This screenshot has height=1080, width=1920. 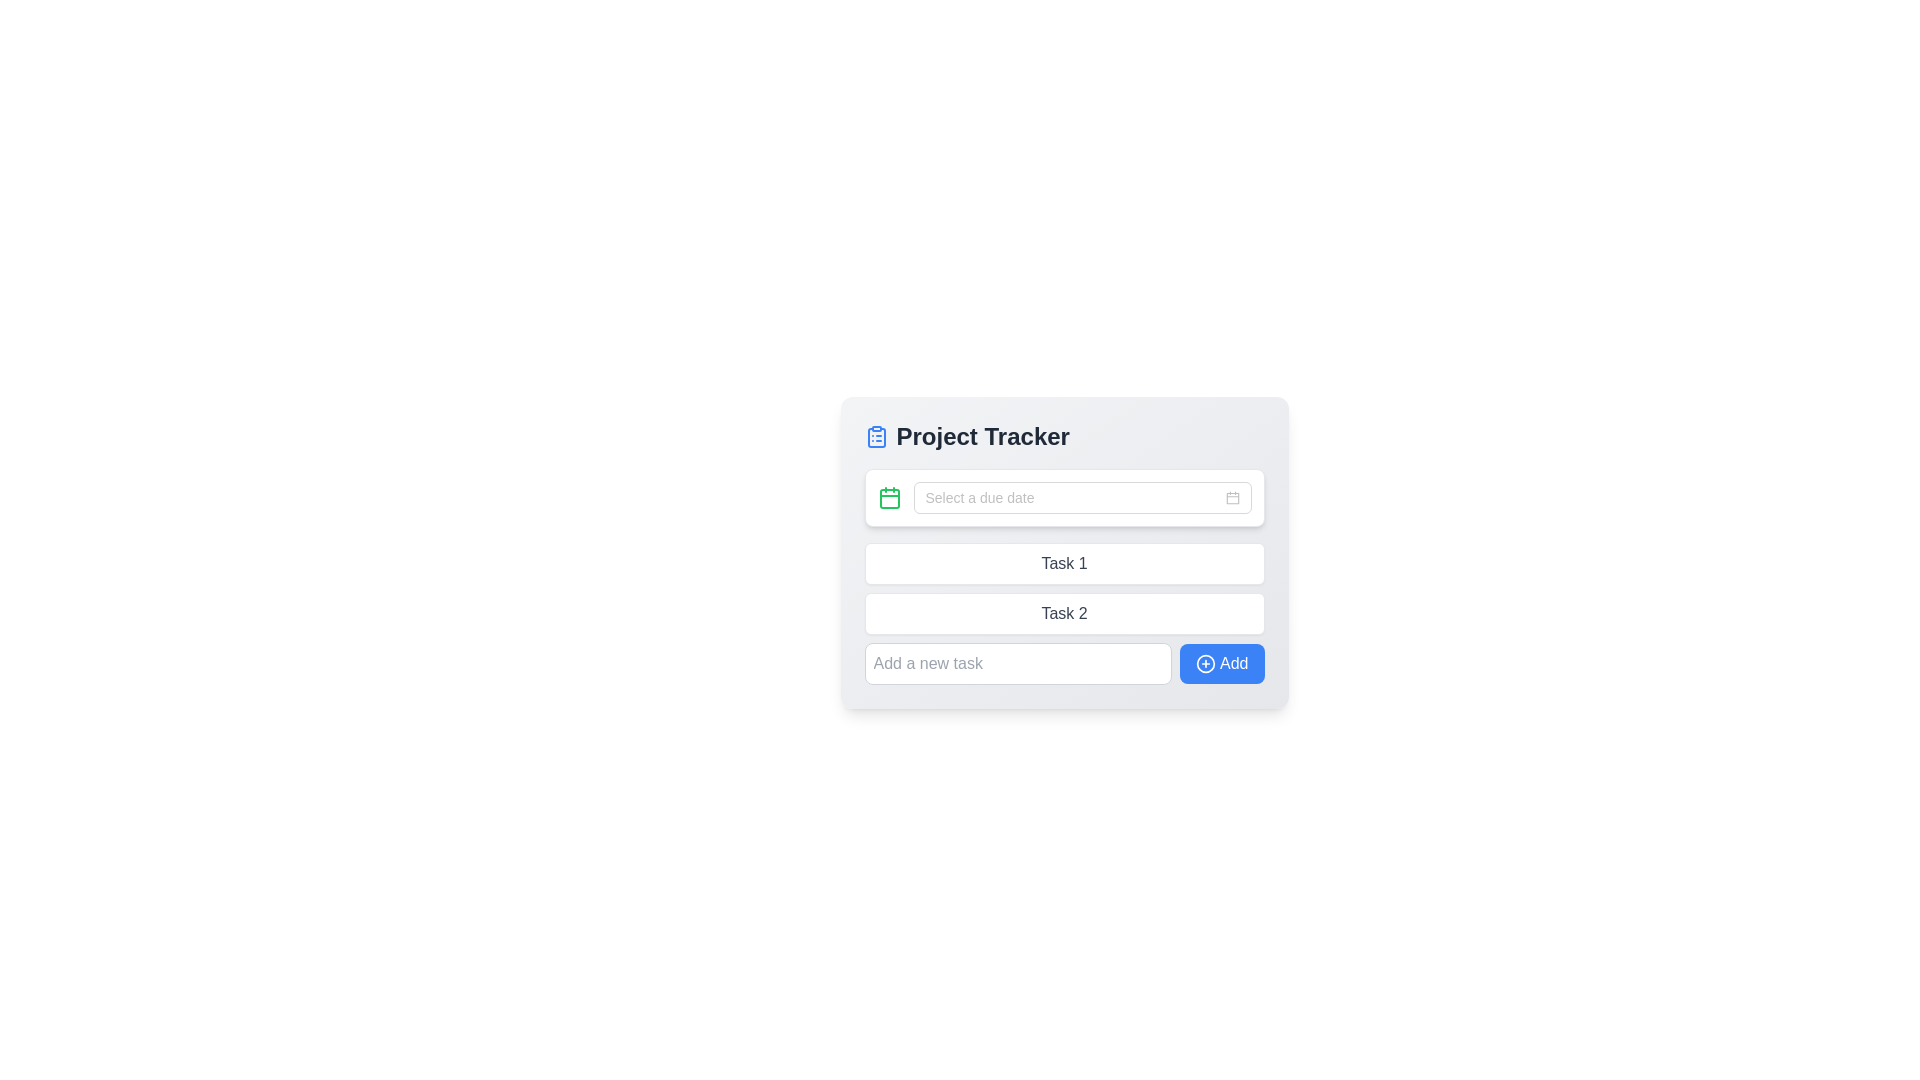 I want to click on the circular plus icon within the 'Add' button located at the bottom right of the task management interface, so click(x=1204, y=663).